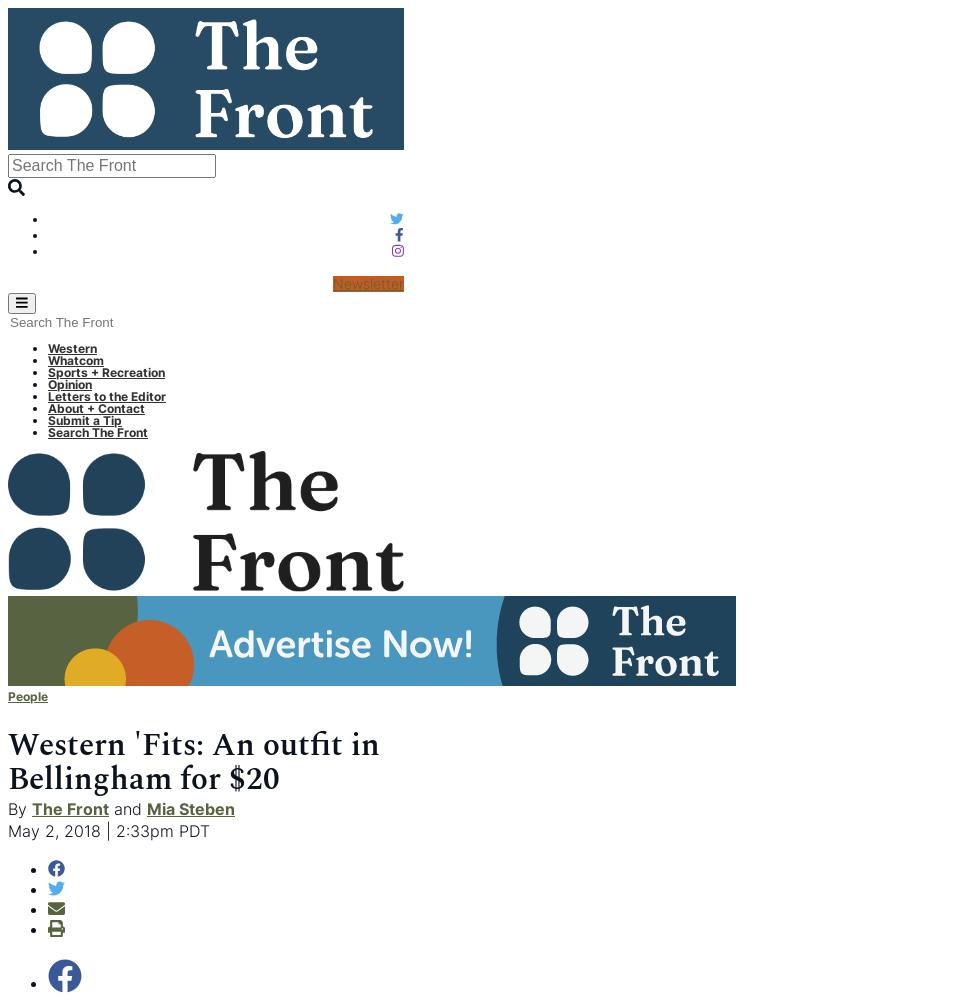 This screenshot has height=1001, width=978. I want to click on 'People', so click(27, 694).